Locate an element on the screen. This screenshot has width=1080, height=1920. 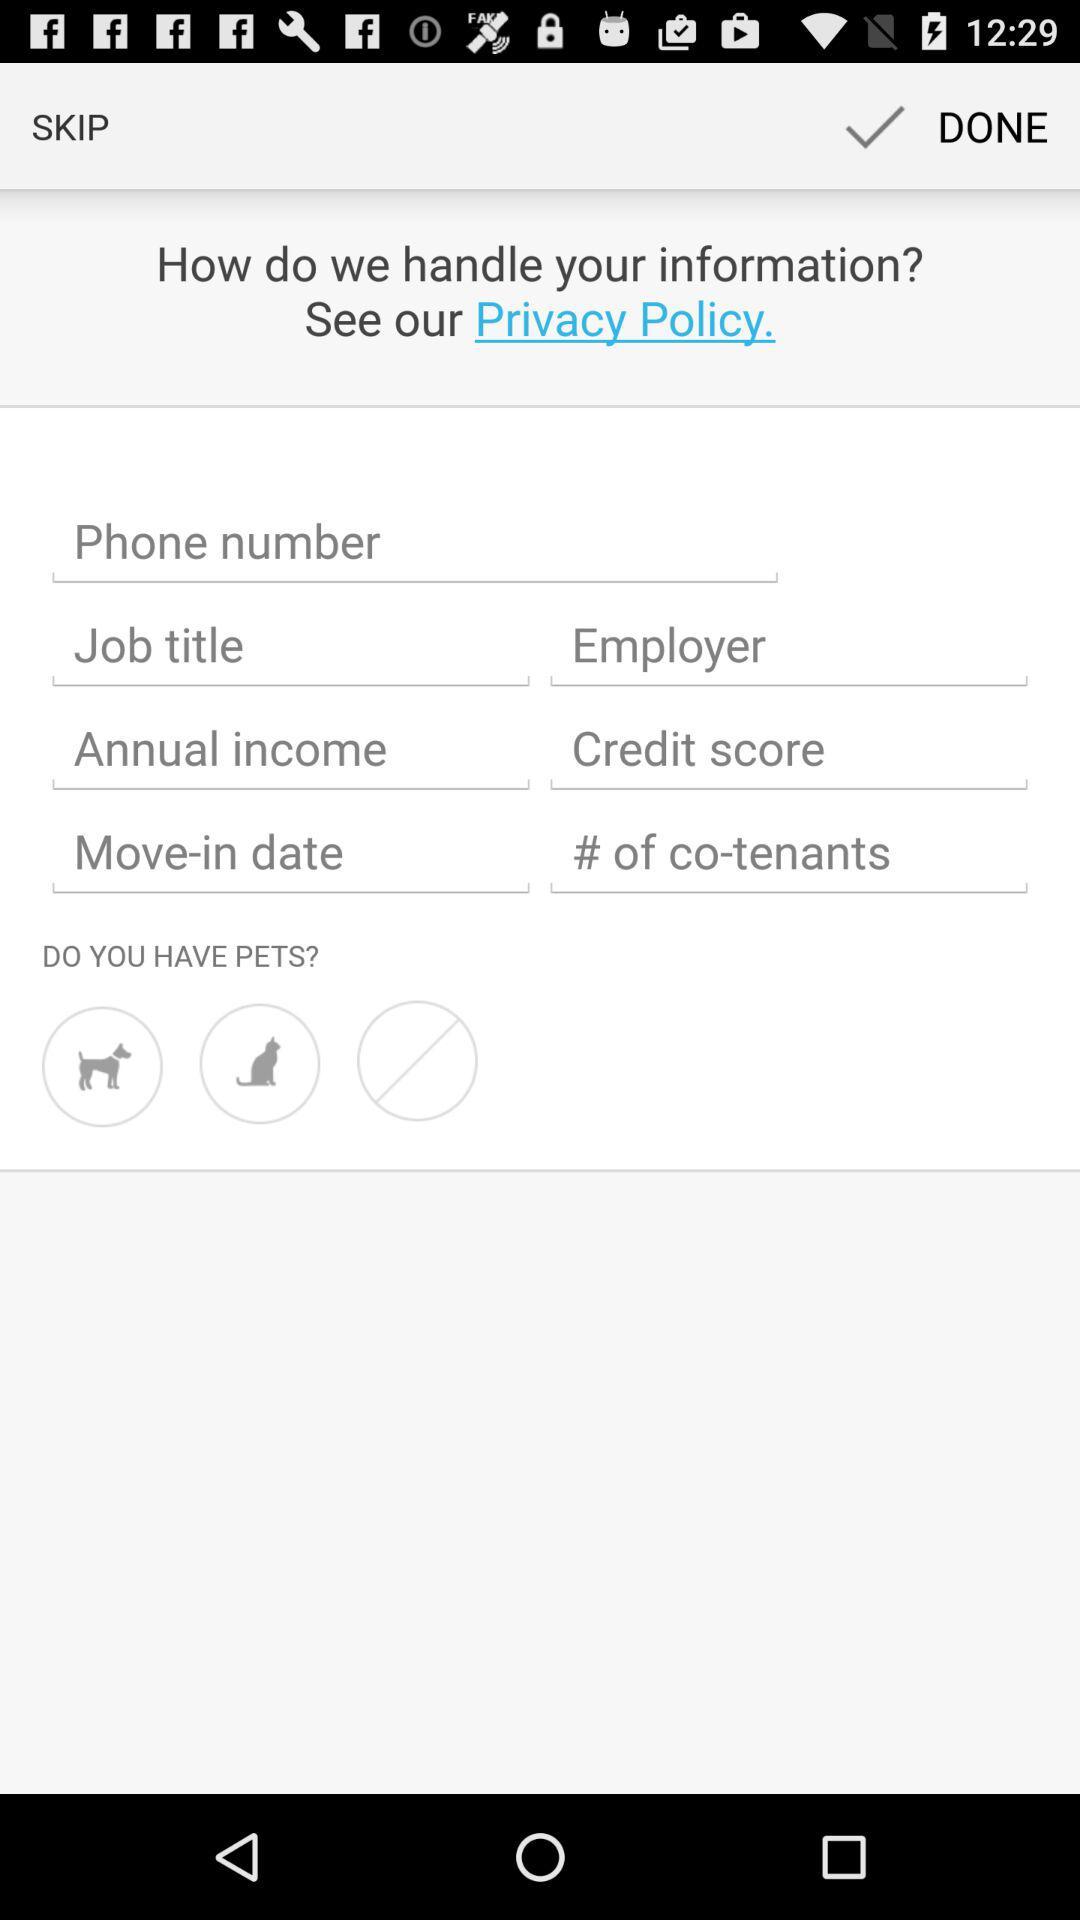
job title field is located at coordinates (290, 644).